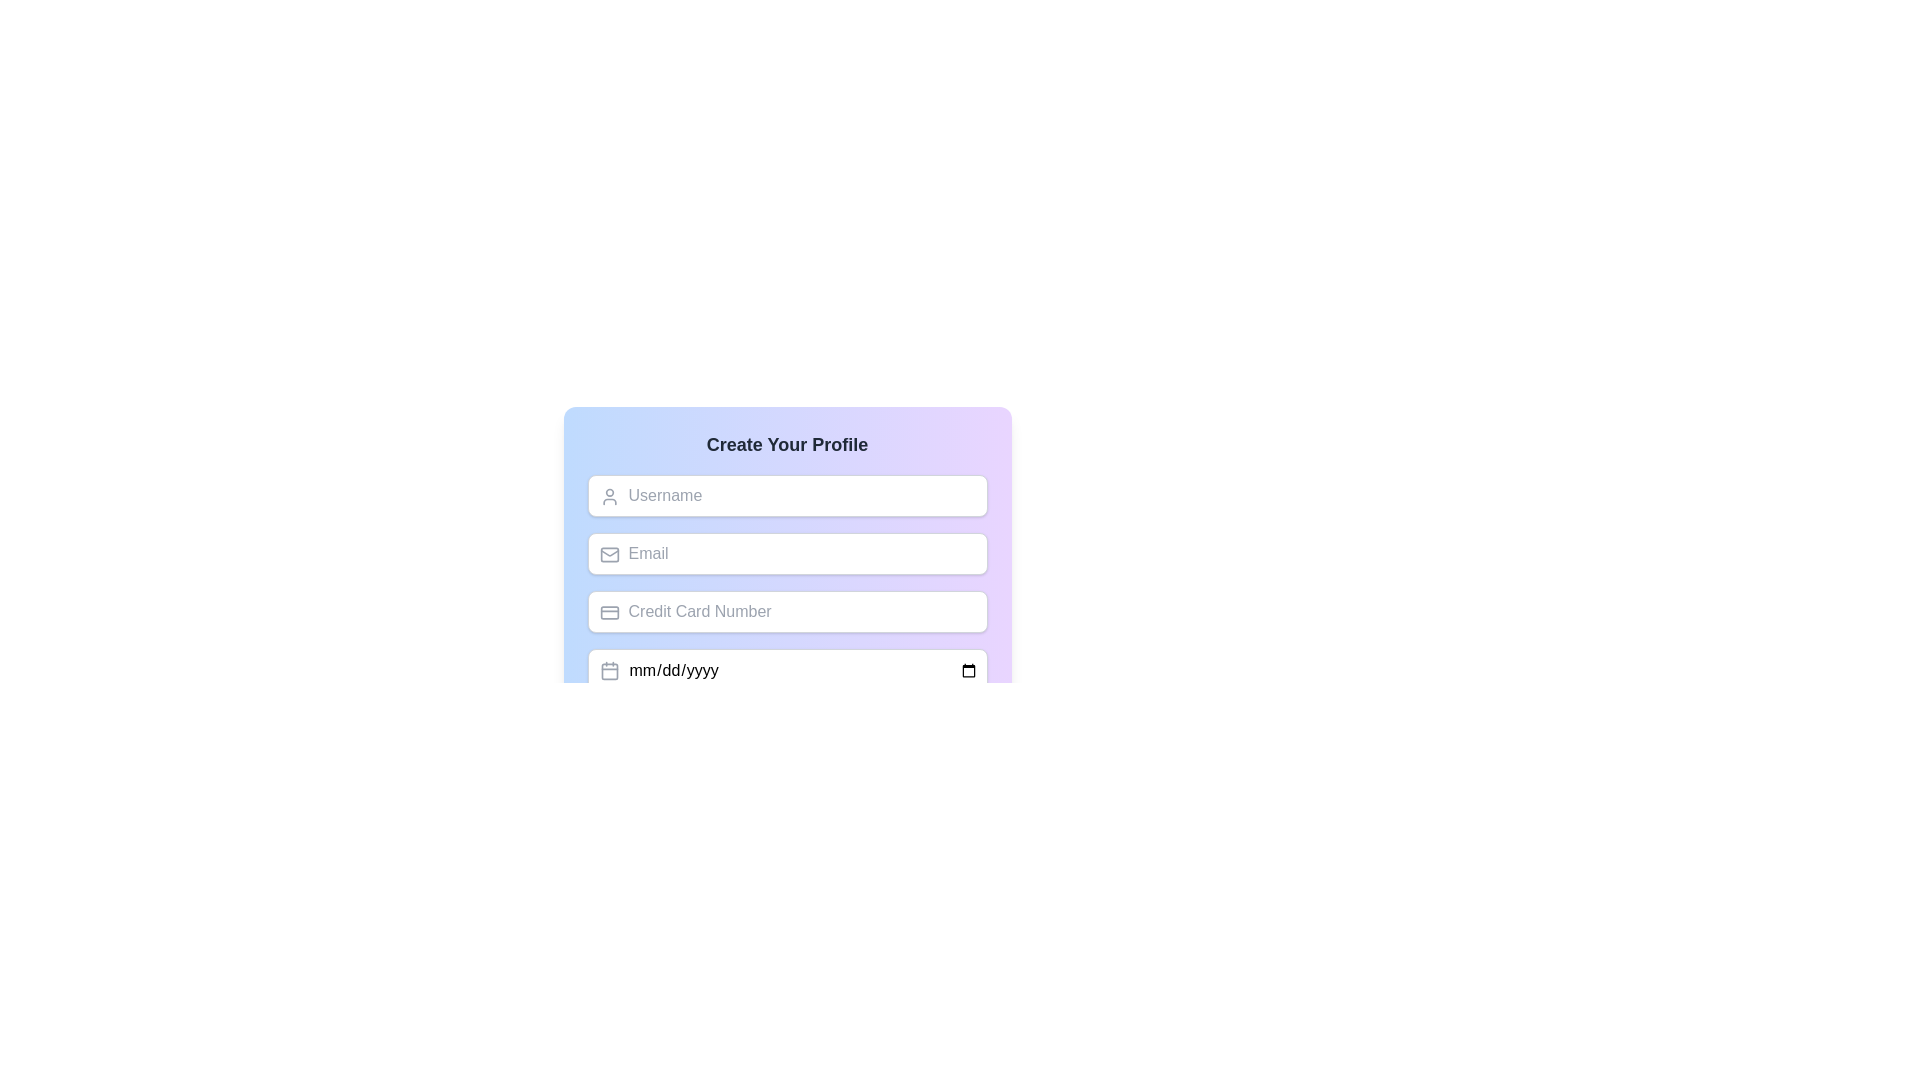  I want to click on the Date input field with integrated calendar picker located at the bottom of the 'Create Your Profile' form to focus on the field, so click(786, 671).